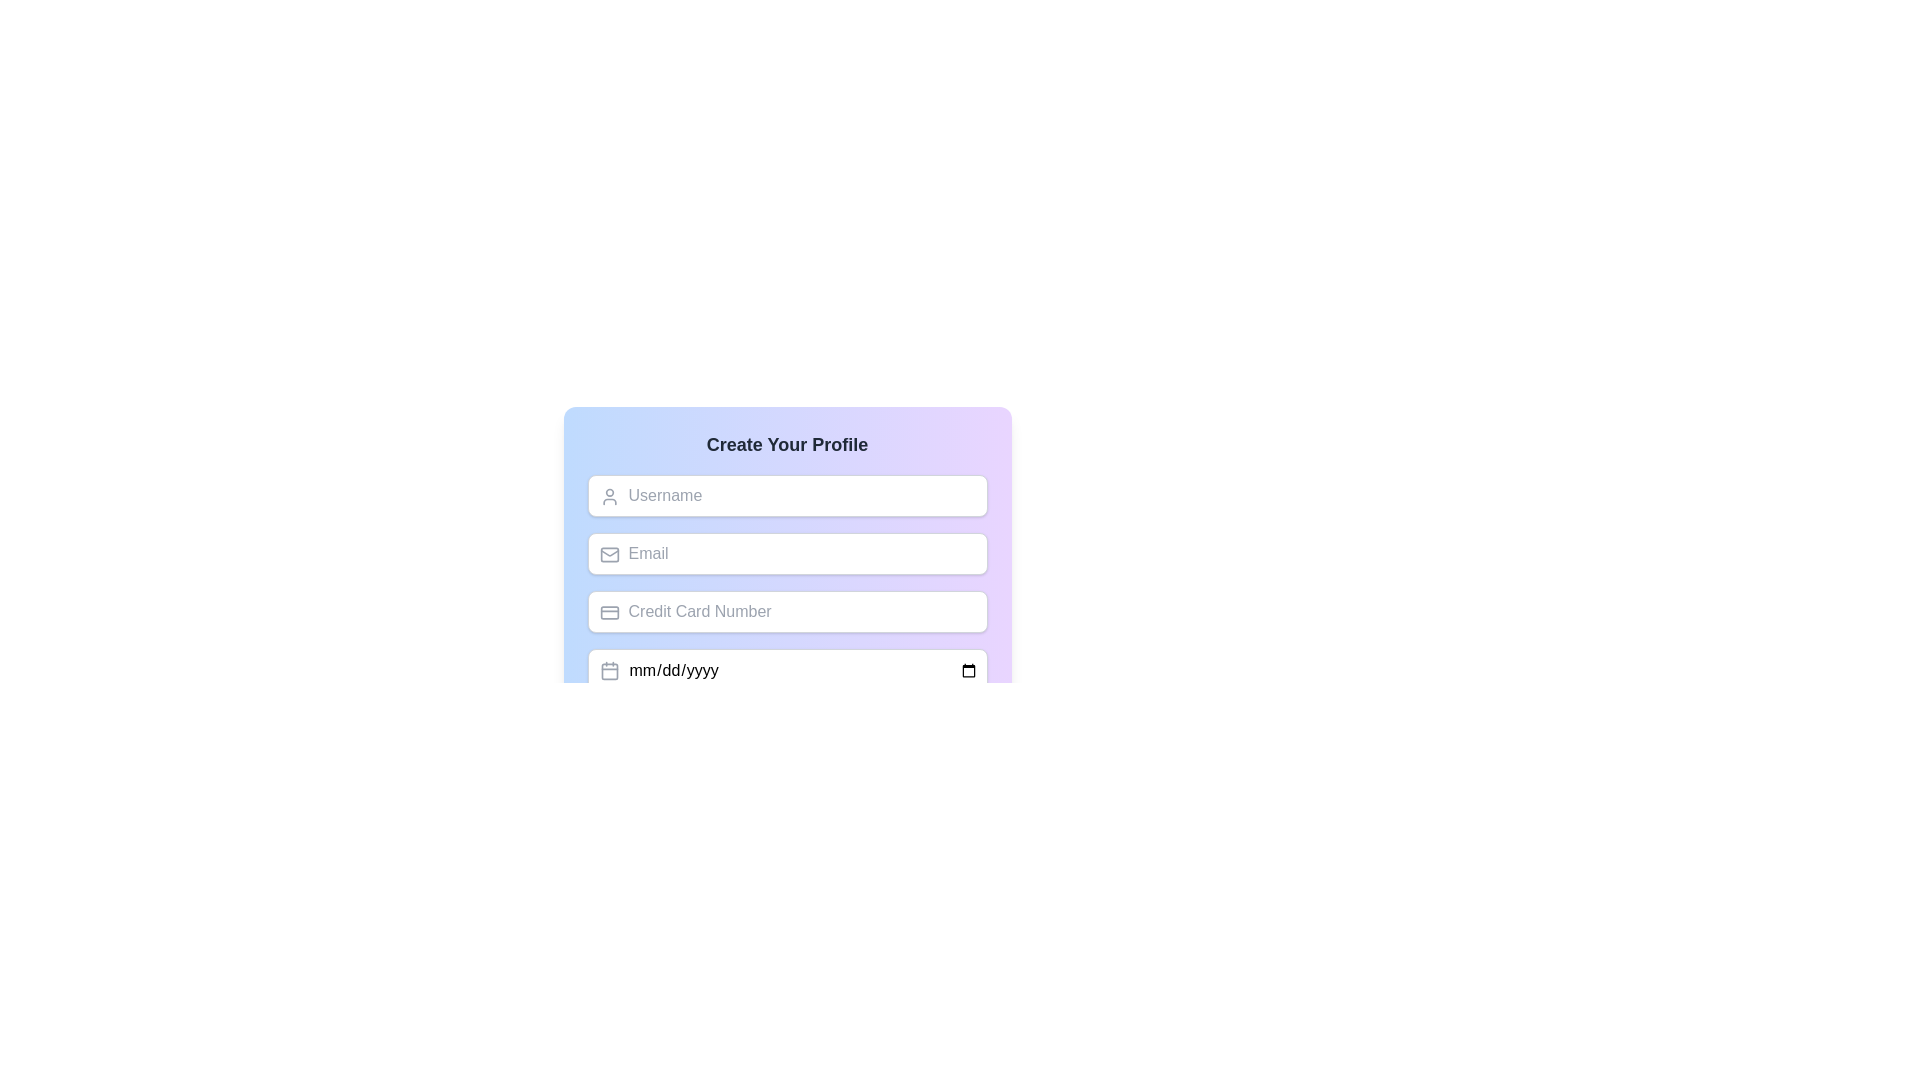  I want to click on the Date input field with integrated calendar picker located at the bottom of the 'Create Your Profile' form to focus on the field, so click(786, 671).